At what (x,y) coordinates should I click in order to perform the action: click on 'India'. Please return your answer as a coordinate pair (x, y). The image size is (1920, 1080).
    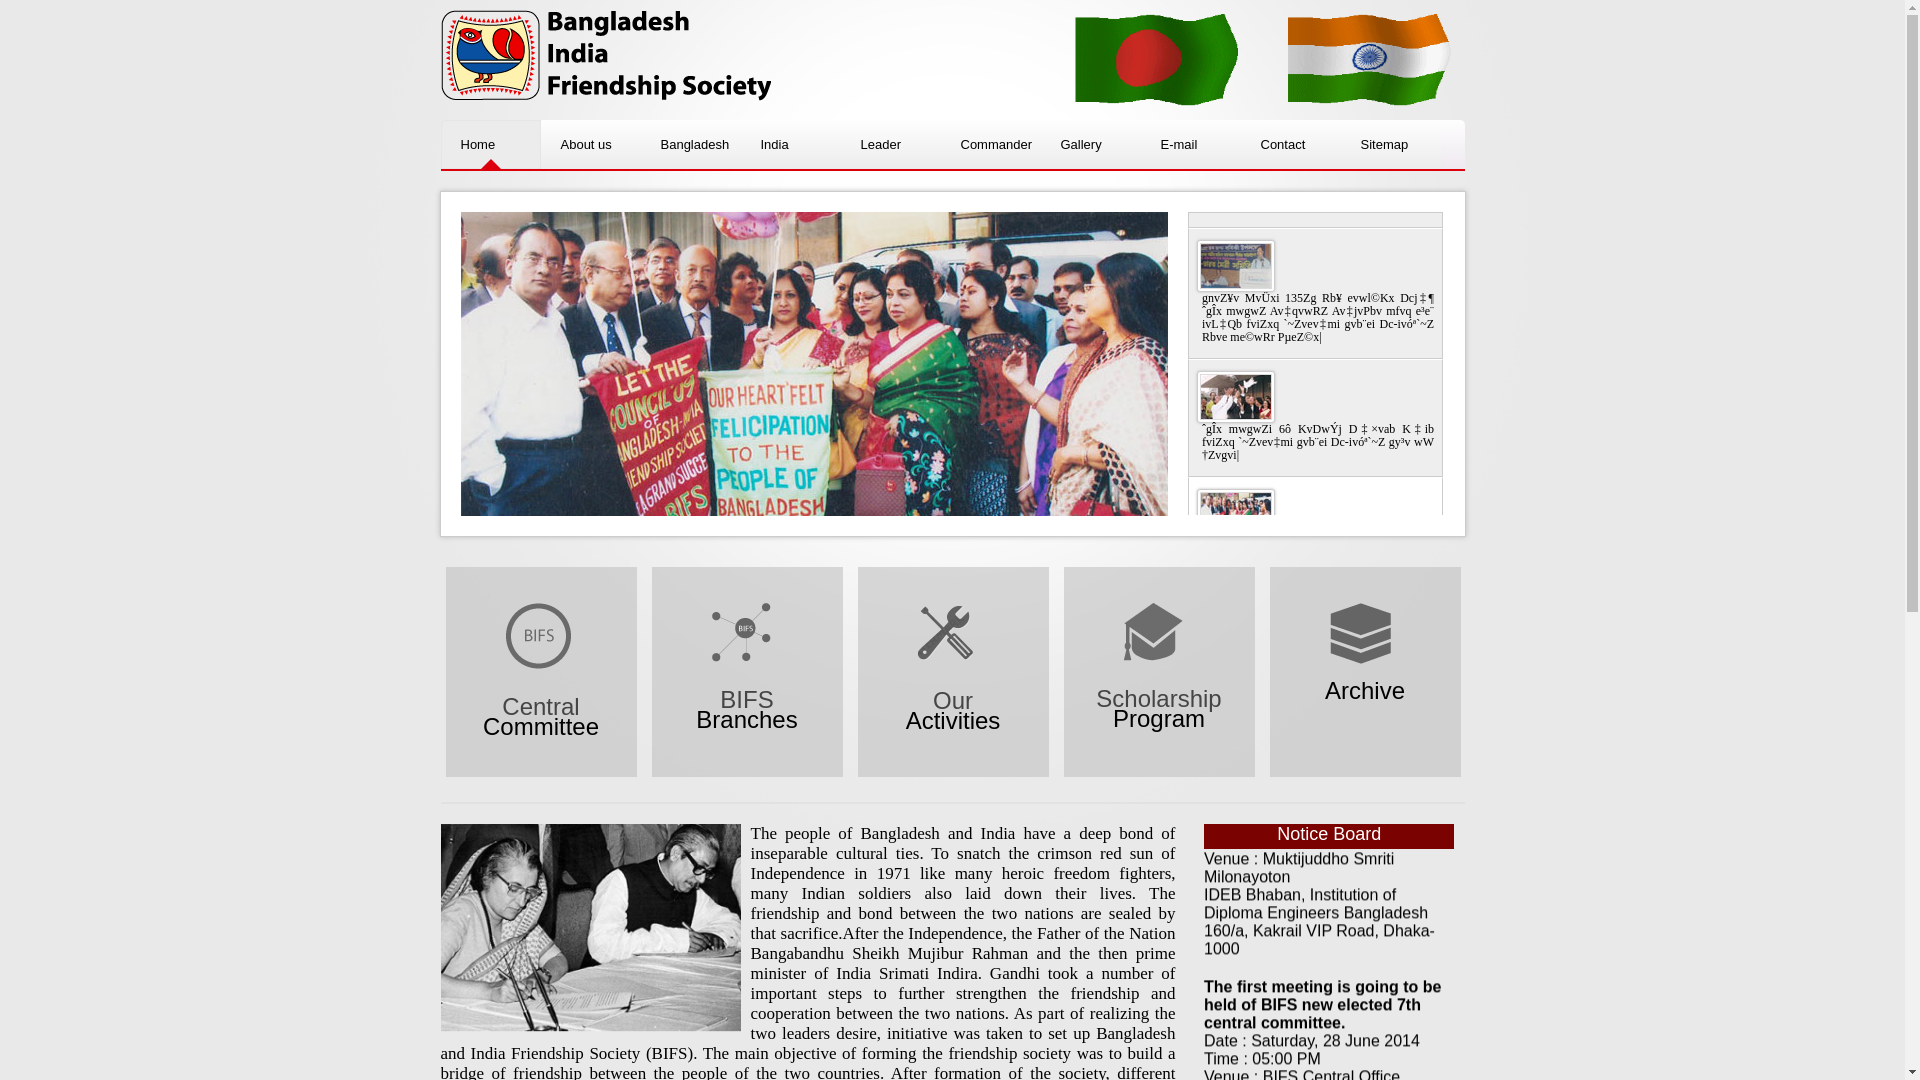
    Looking at the image, I should click on (789, 143).